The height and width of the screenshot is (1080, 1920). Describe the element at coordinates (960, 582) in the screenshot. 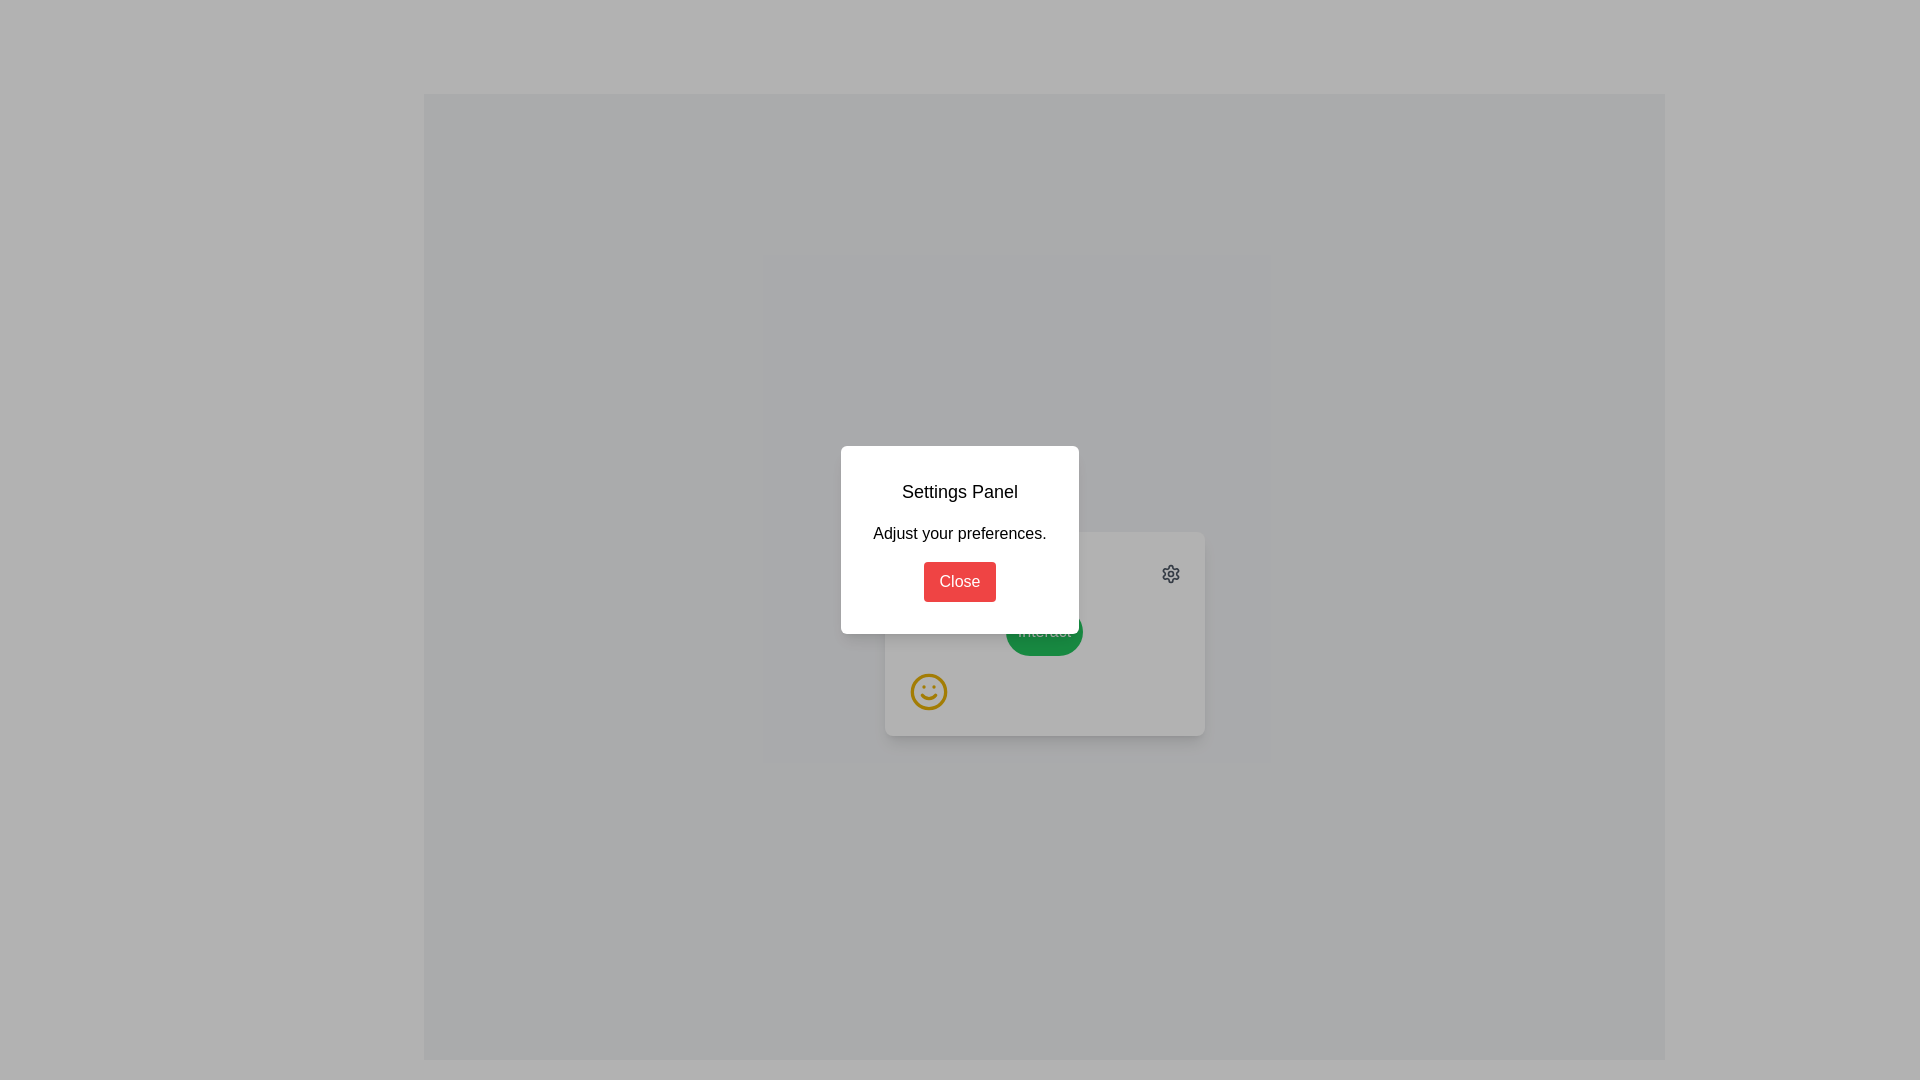

I see `the close button located at the bottom of the 'Settings Panel'` at that location.